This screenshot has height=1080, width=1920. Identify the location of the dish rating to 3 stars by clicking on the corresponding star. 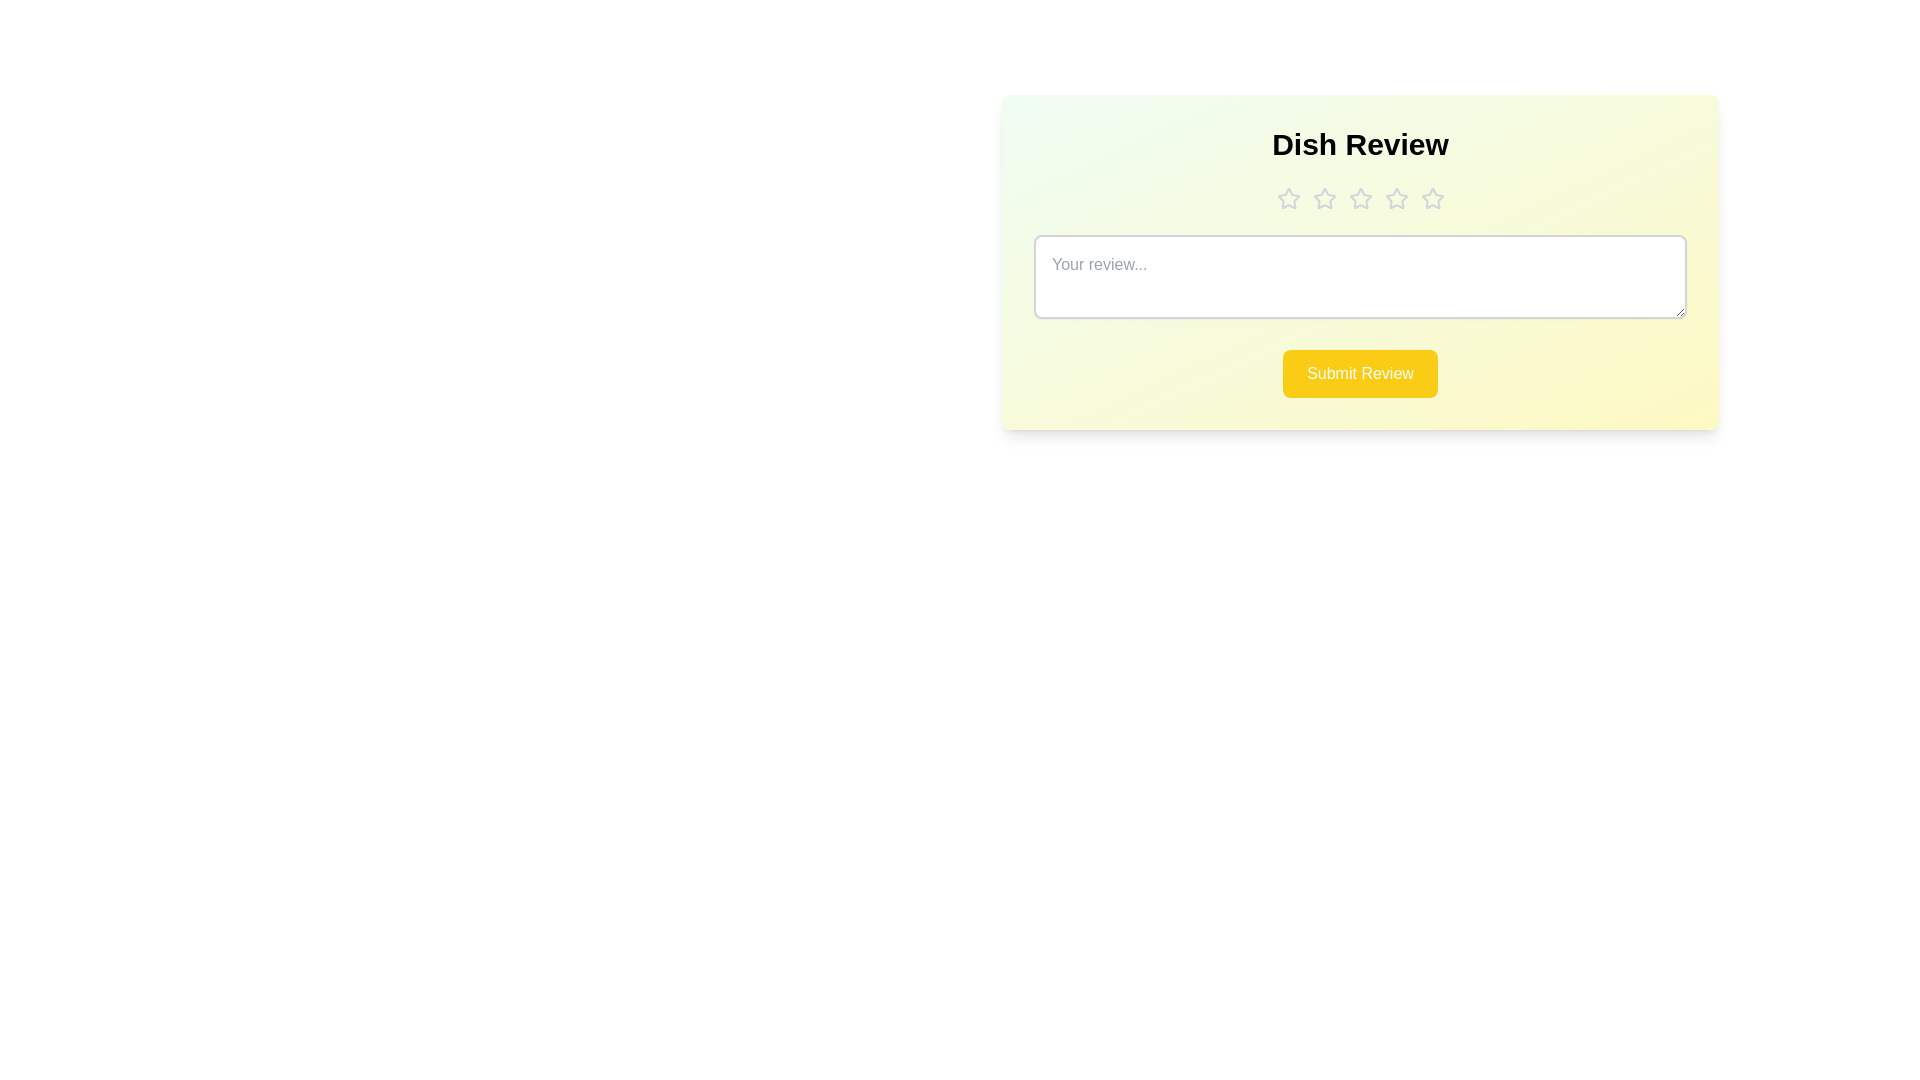
(1360, 199).